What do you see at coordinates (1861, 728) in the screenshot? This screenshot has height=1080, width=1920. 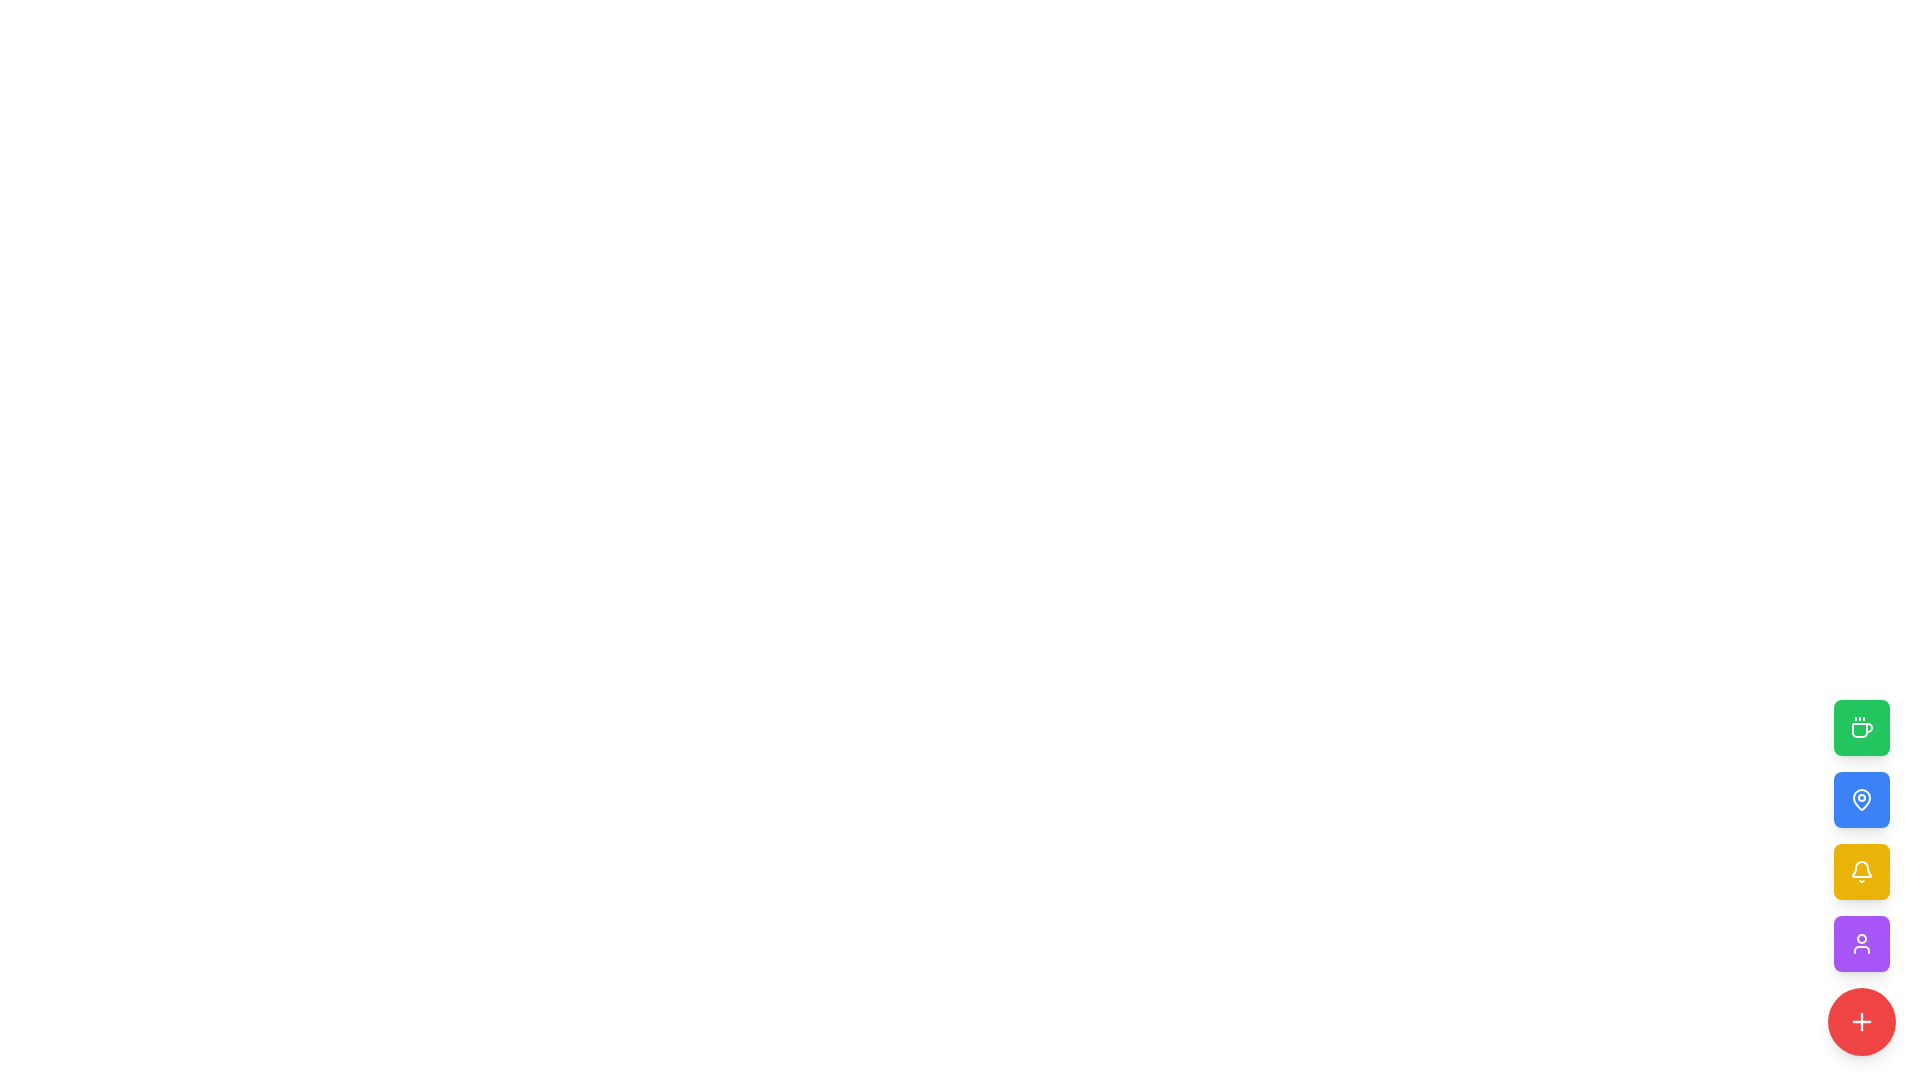 I see `the coffee cup icon with steam lines, which is the first button located at the top of the green button stack on the right edge of the interface` at bounding box center [1861, 728].